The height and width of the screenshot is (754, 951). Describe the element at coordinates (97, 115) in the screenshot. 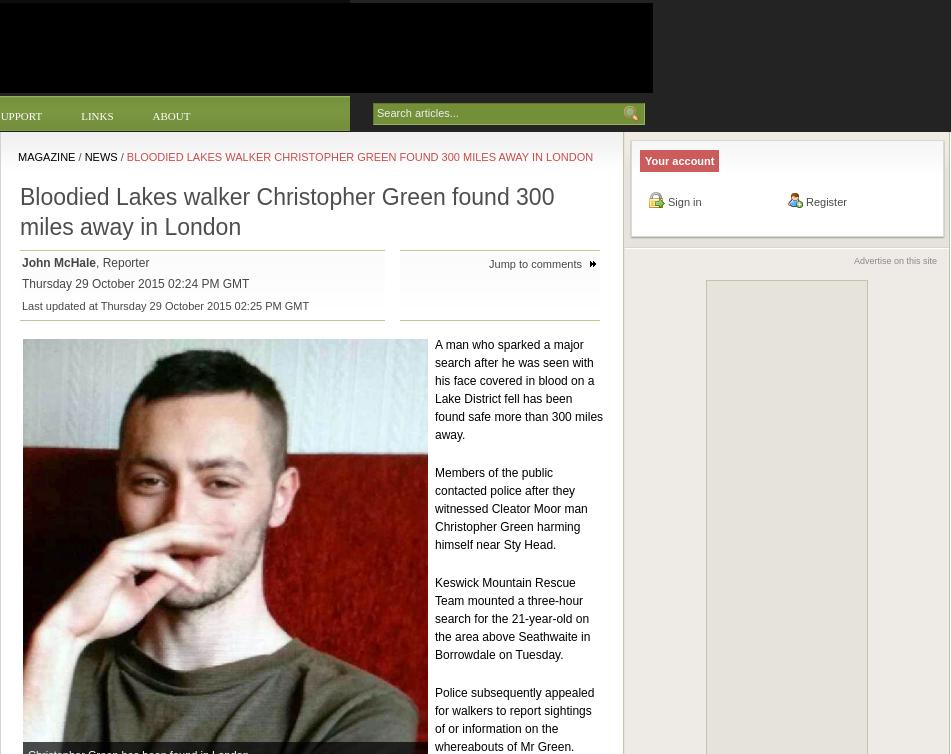

I see `'Links'` at that location.